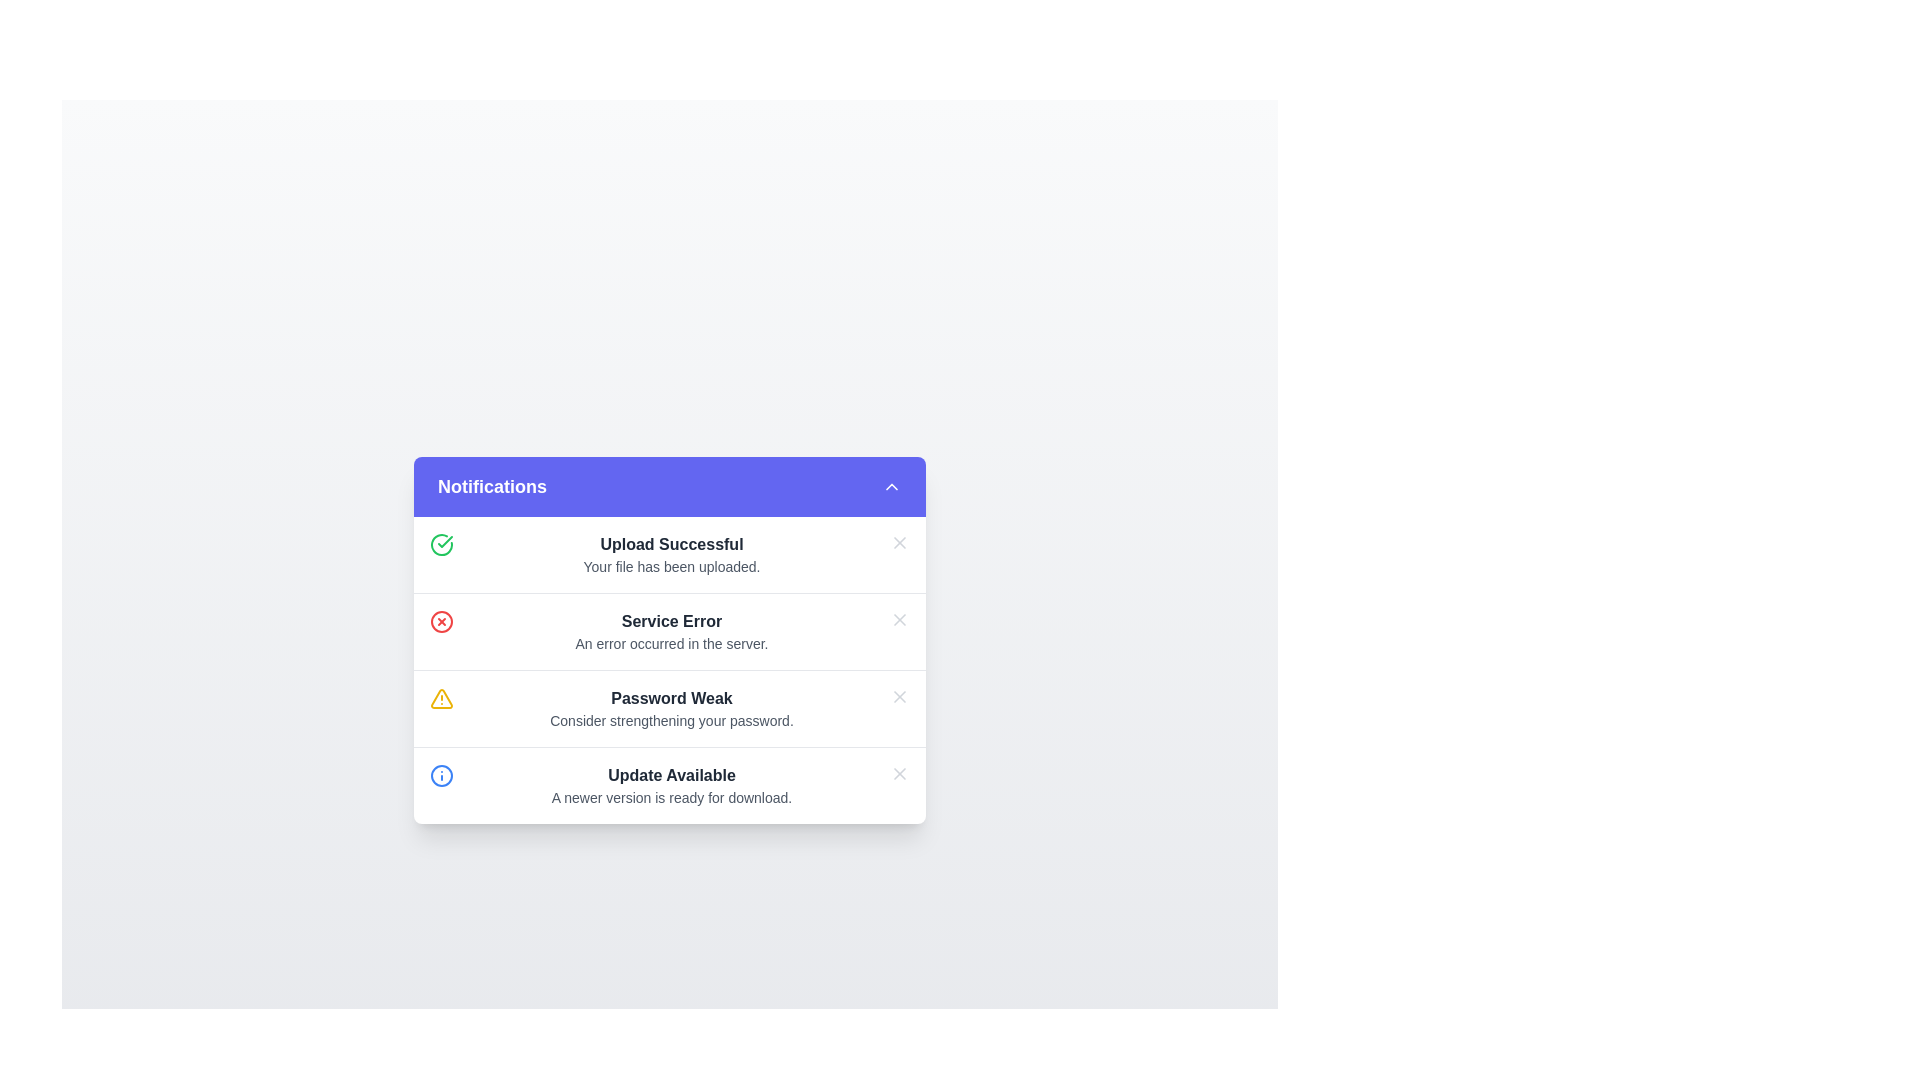 The image size is (1920, 1080). What do you see at coordinates (670, 670) in the screenshot?
I see `the third notification item in the vertically stacked list of notifications, which includes headers like 'Upload Successful' and 'Service Error.'` at bounding box center [670, 670].